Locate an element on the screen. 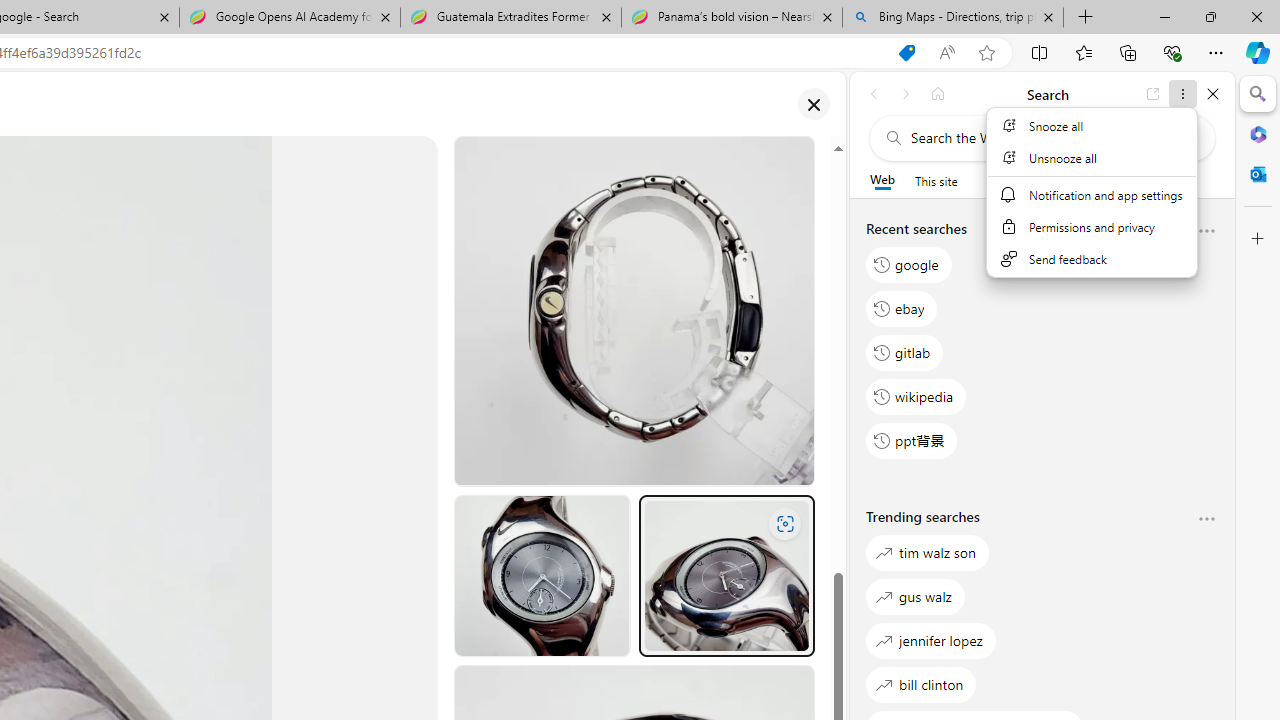  'This site scope' is located at coordinates (935, 180).